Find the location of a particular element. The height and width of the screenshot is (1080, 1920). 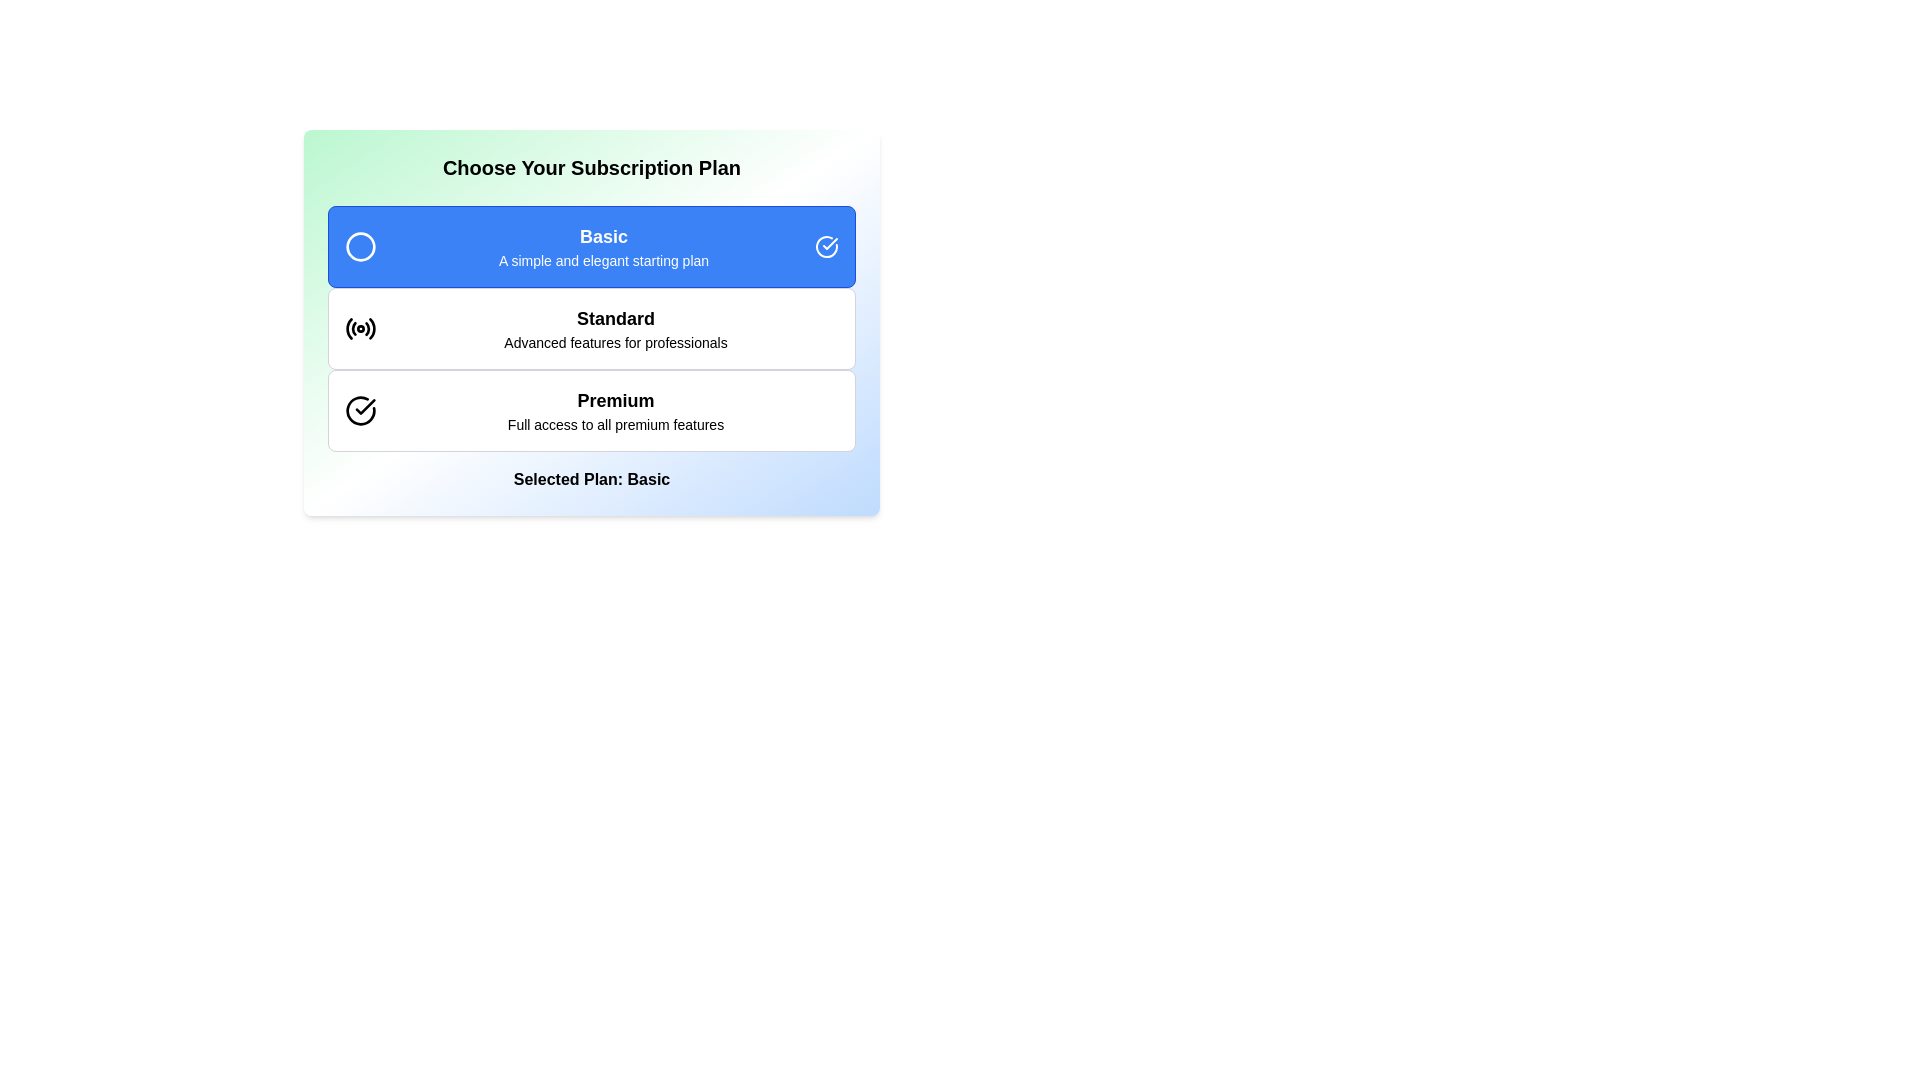

the check mark icon located at the right side of the 'Basic' option in the subscription plan interface, which signifies selection or checking action is located at coordinates (830, 242).